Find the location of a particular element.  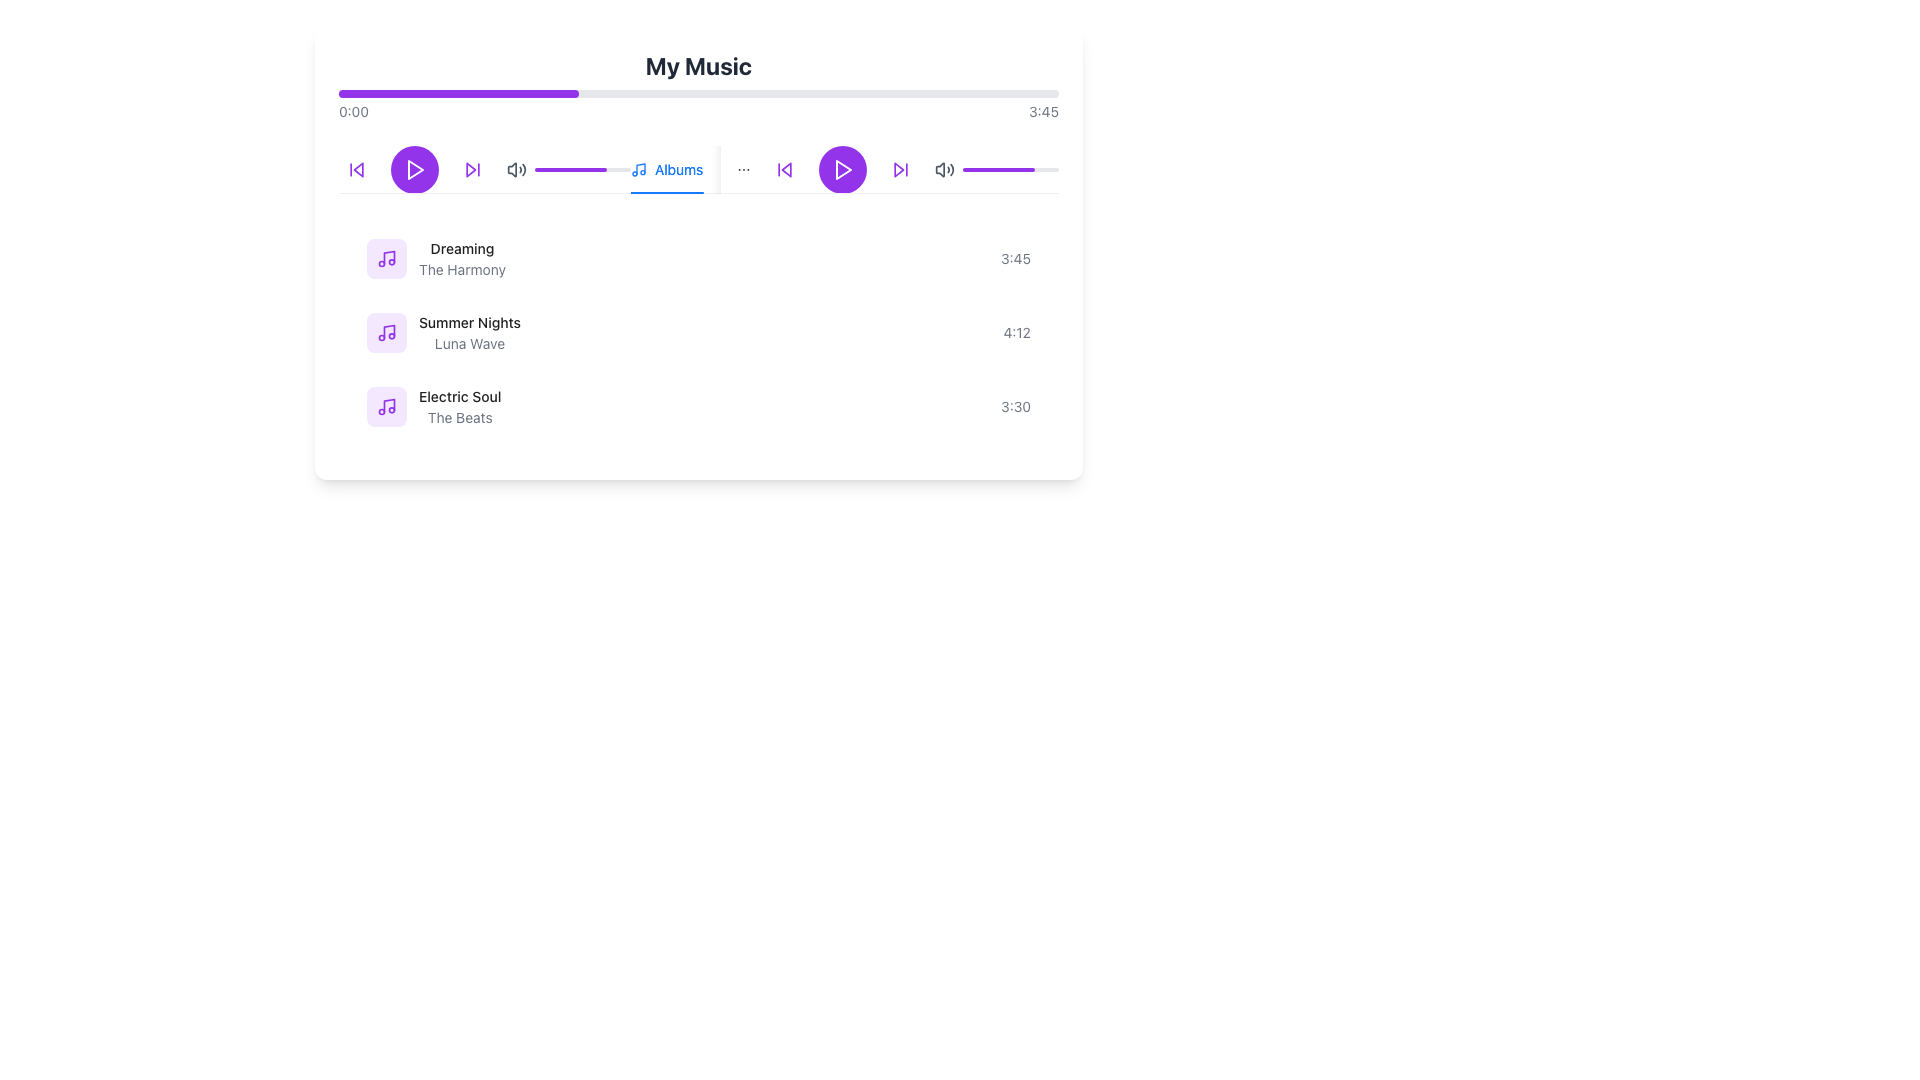

the text element displaying the song title 'Summer Nights' by 'Luna Wave' is located at coordinates (469, 331).